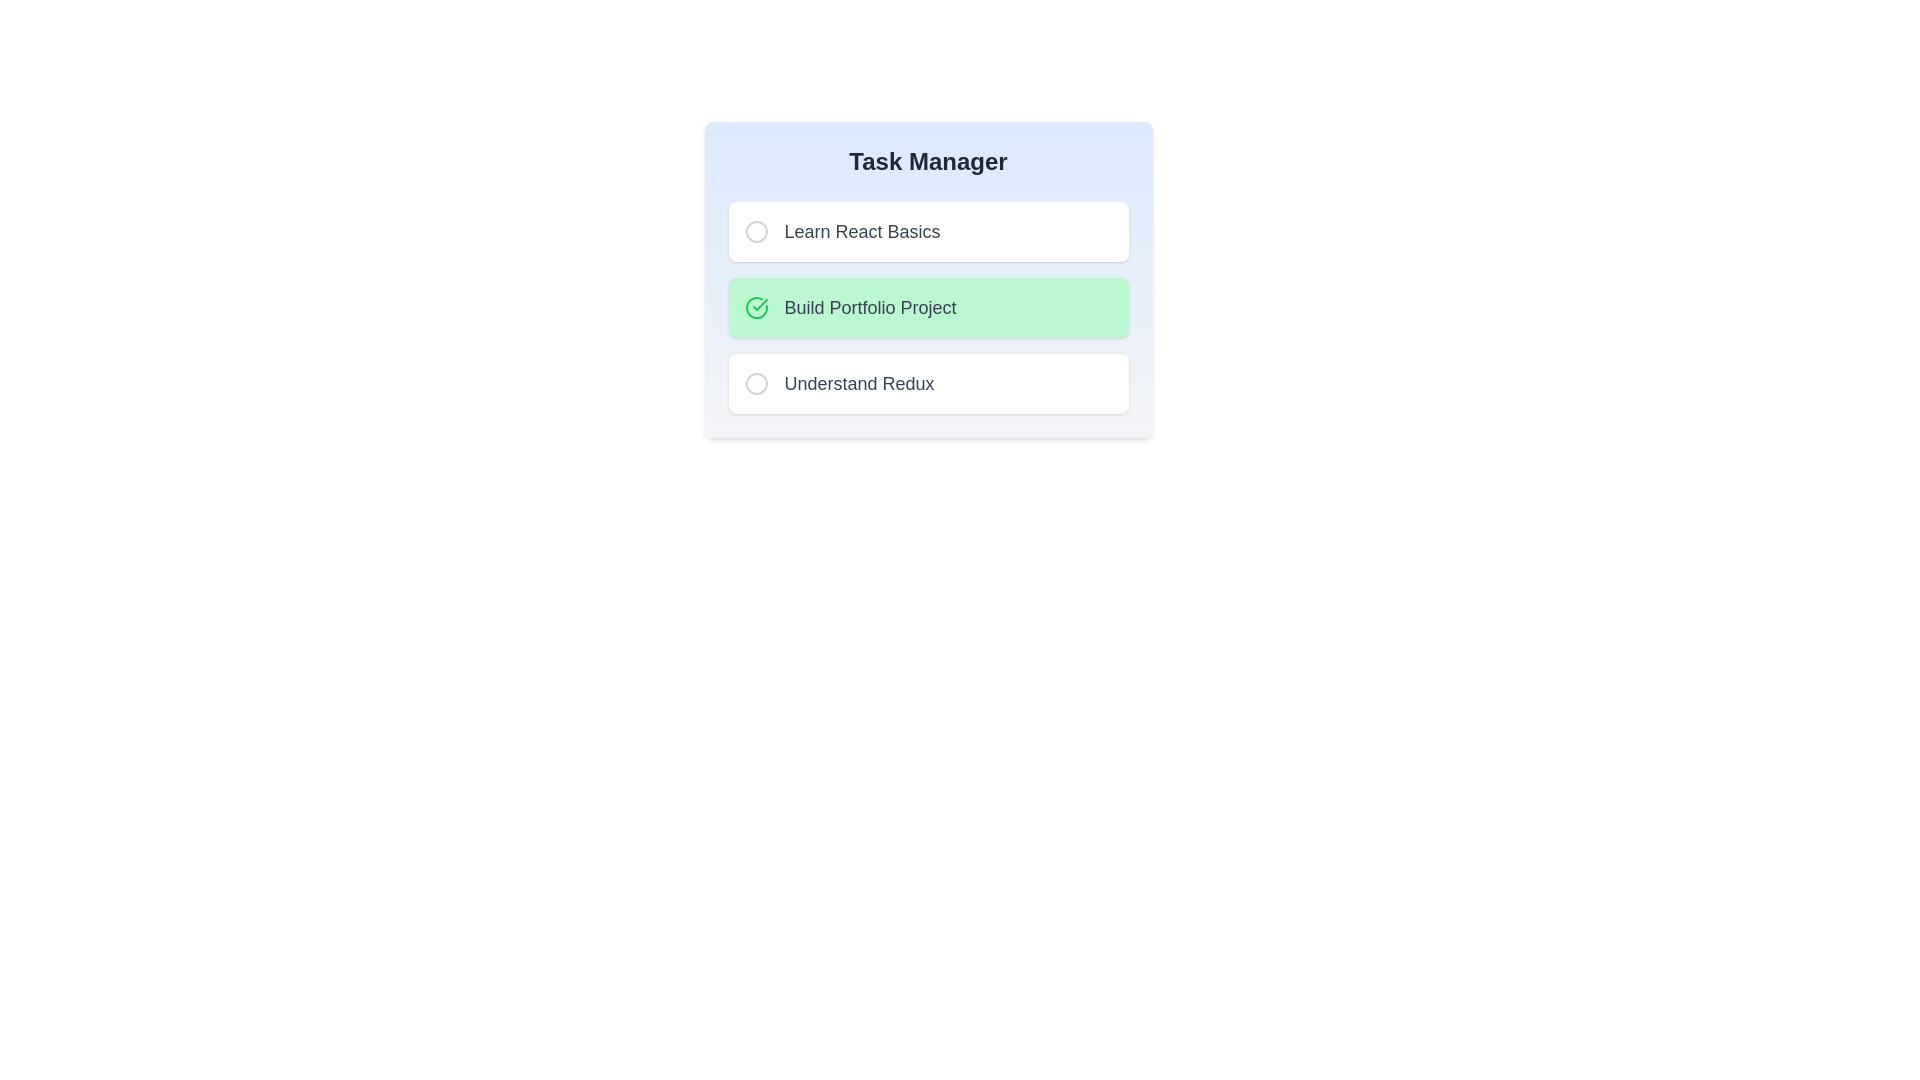 The height and width of the screenshot is (1080, 1920). What do you see at coordinates (927, 384) in the screenshot?
I see `the task named Understand Redux to toggle its completion status` at bounding box center [927, 384].